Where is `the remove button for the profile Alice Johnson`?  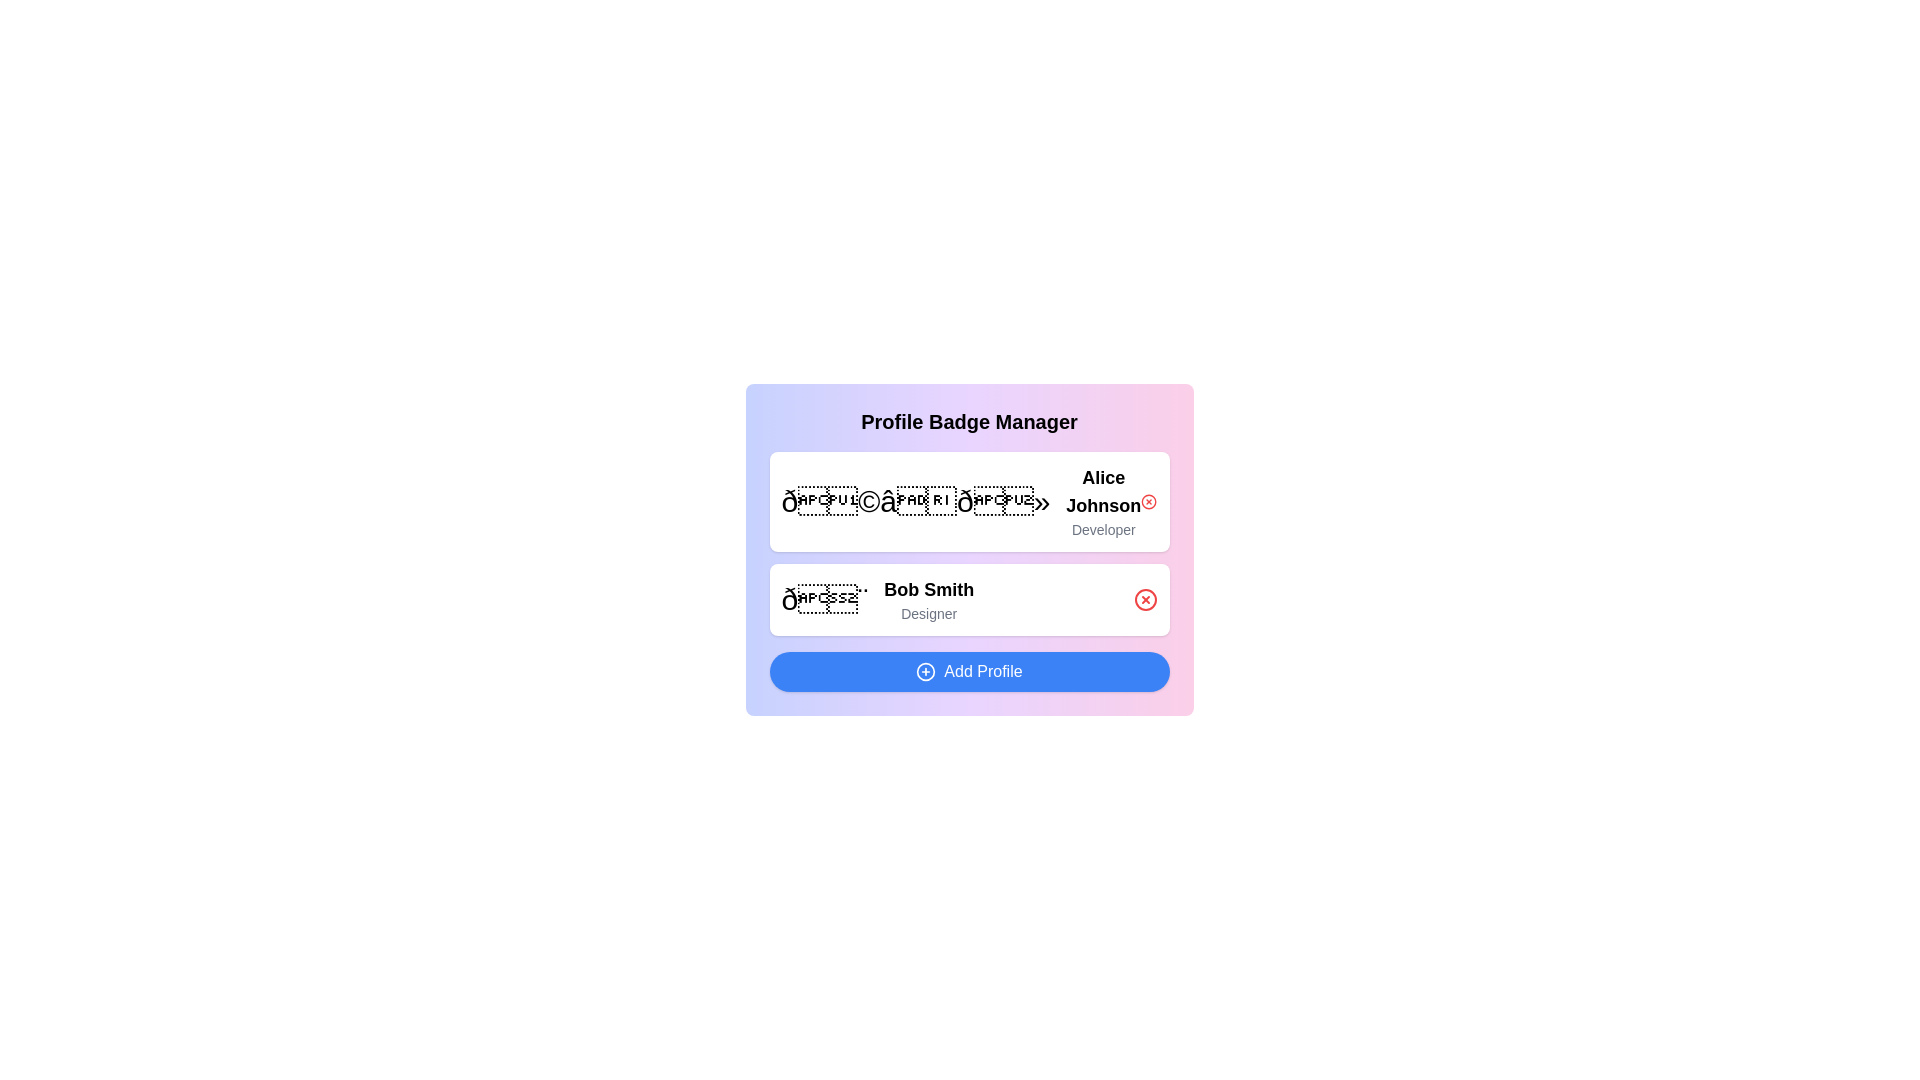 the remove button for the profile Alice Johnson is located at coordinates (1148, 500).